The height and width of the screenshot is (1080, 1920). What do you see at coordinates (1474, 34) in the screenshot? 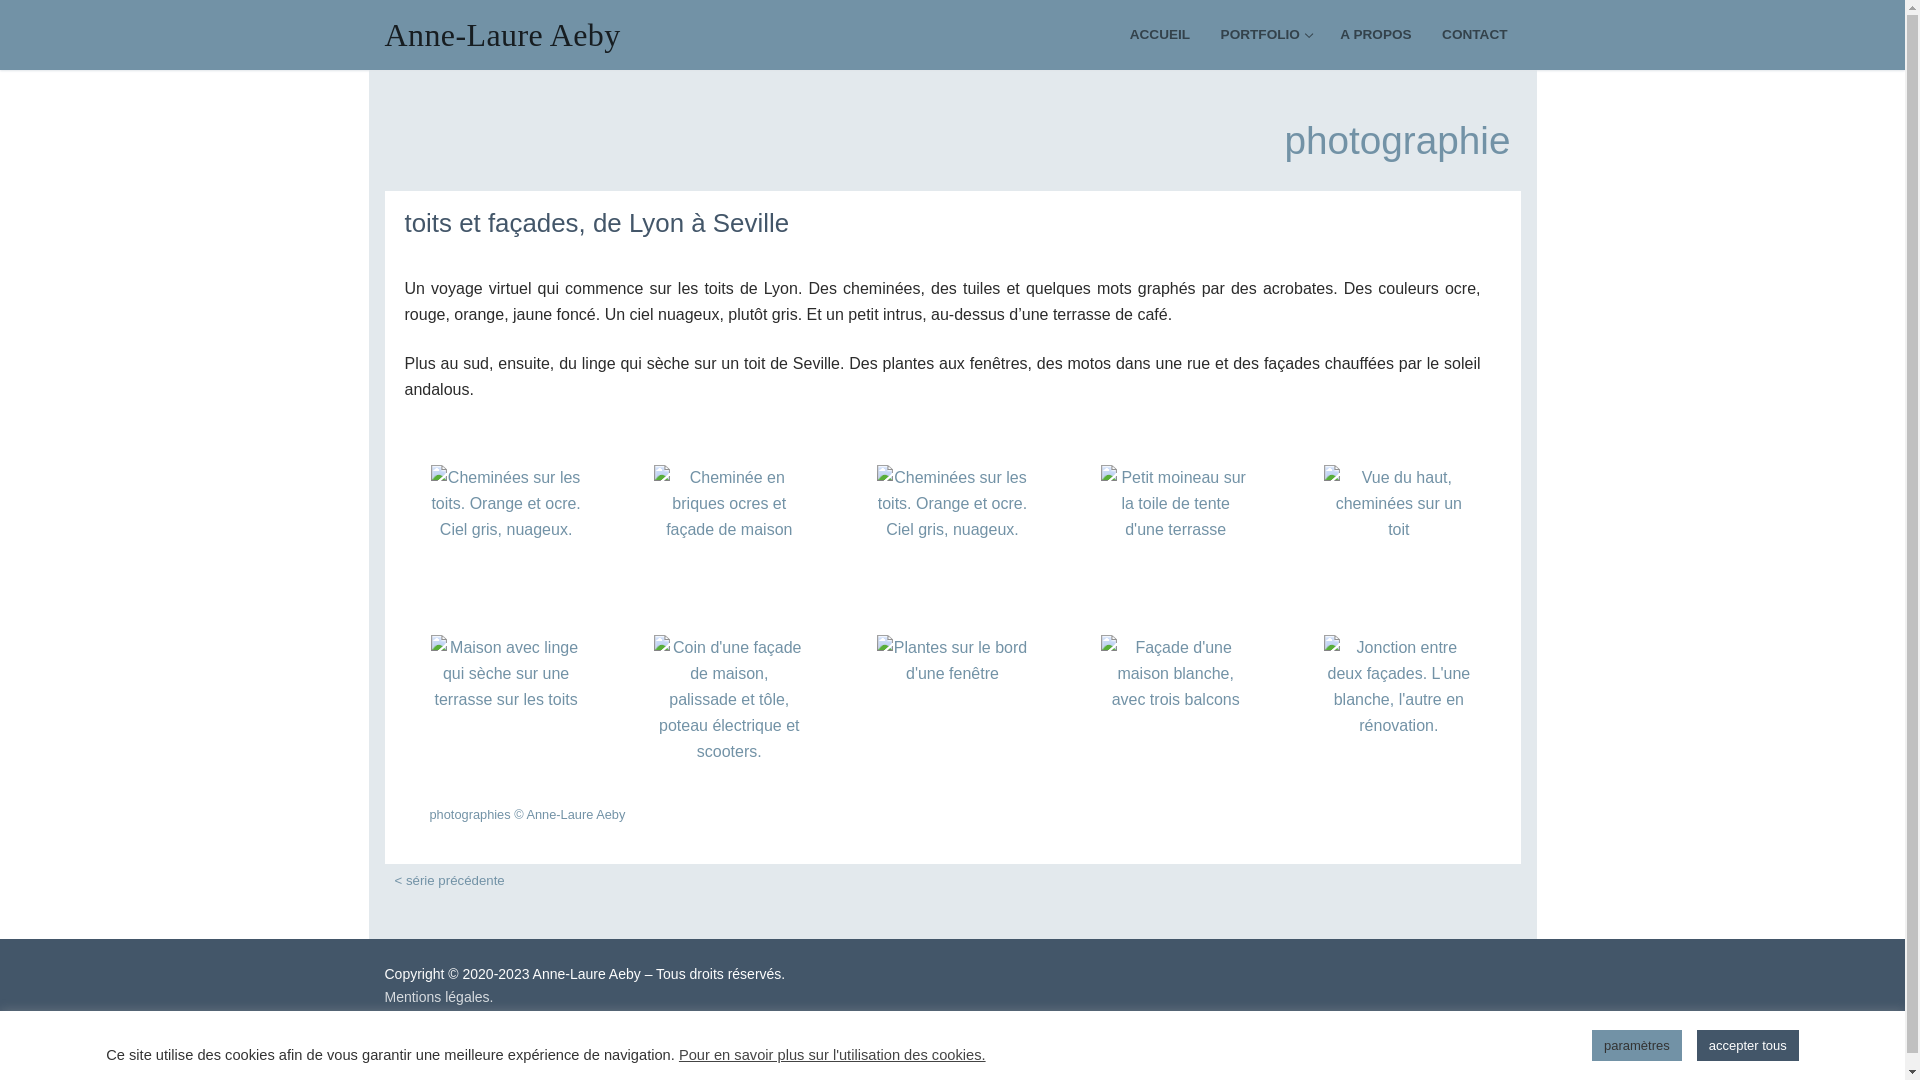
I see `'CONTACT'` at bounding box center [1474, 34].